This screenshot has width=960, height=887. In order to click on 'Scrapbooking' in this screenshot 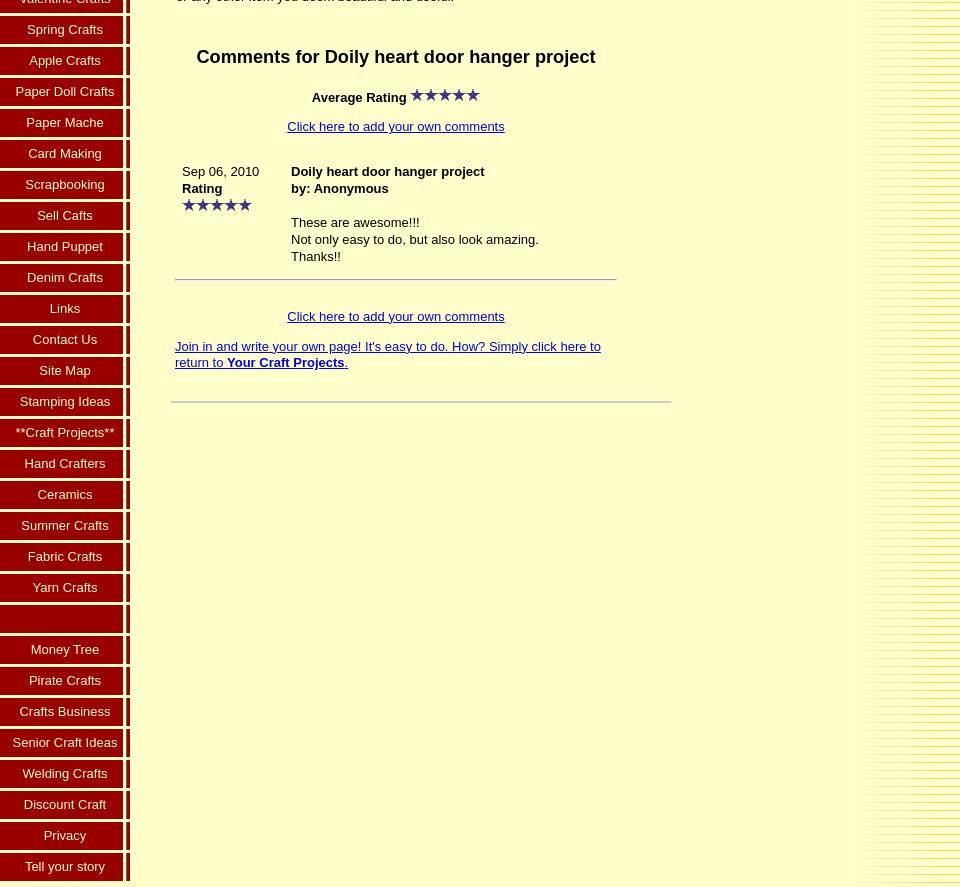, I will do `click(64, 183)`.